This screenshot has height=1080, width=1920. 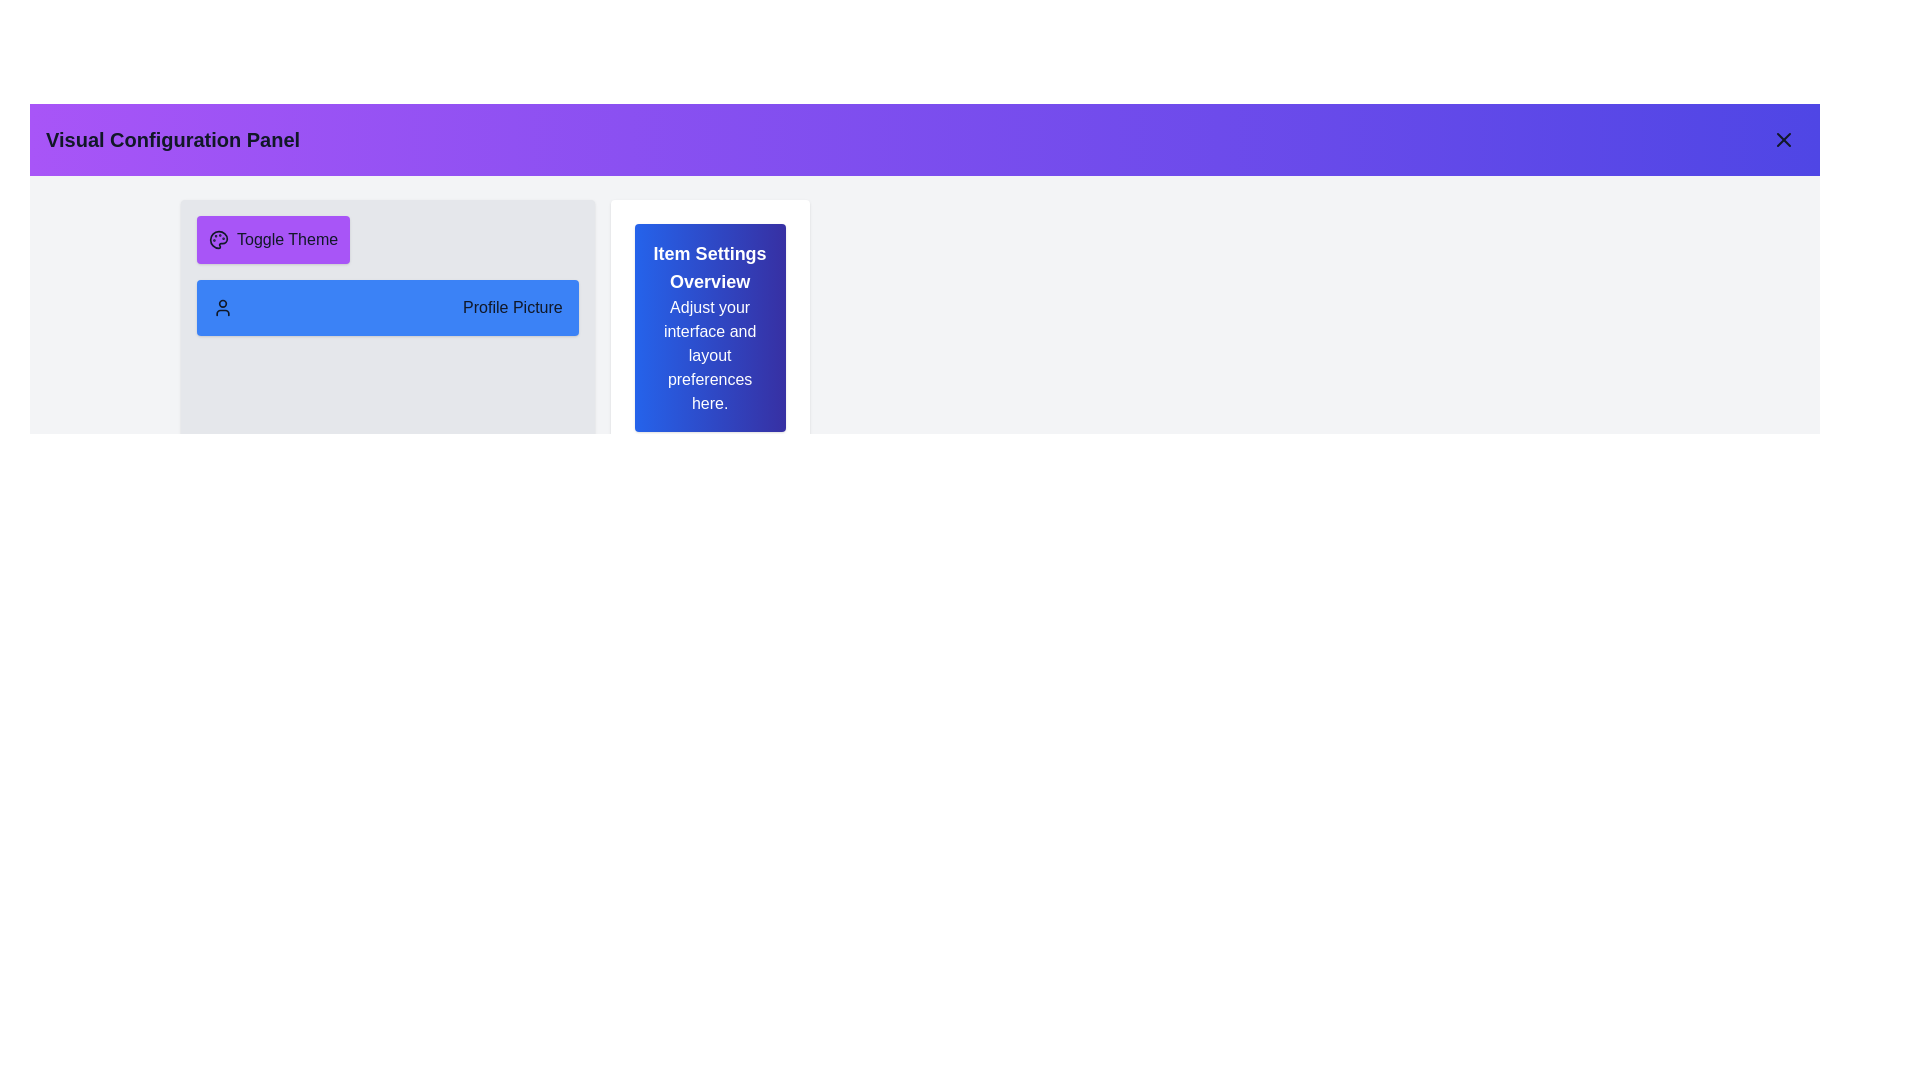 I want to click on the user icon, which is a circular head and shoulders figure with a black outline, located in the top left corner of the 'Profile Picture' section, so click(x=222, y=308).